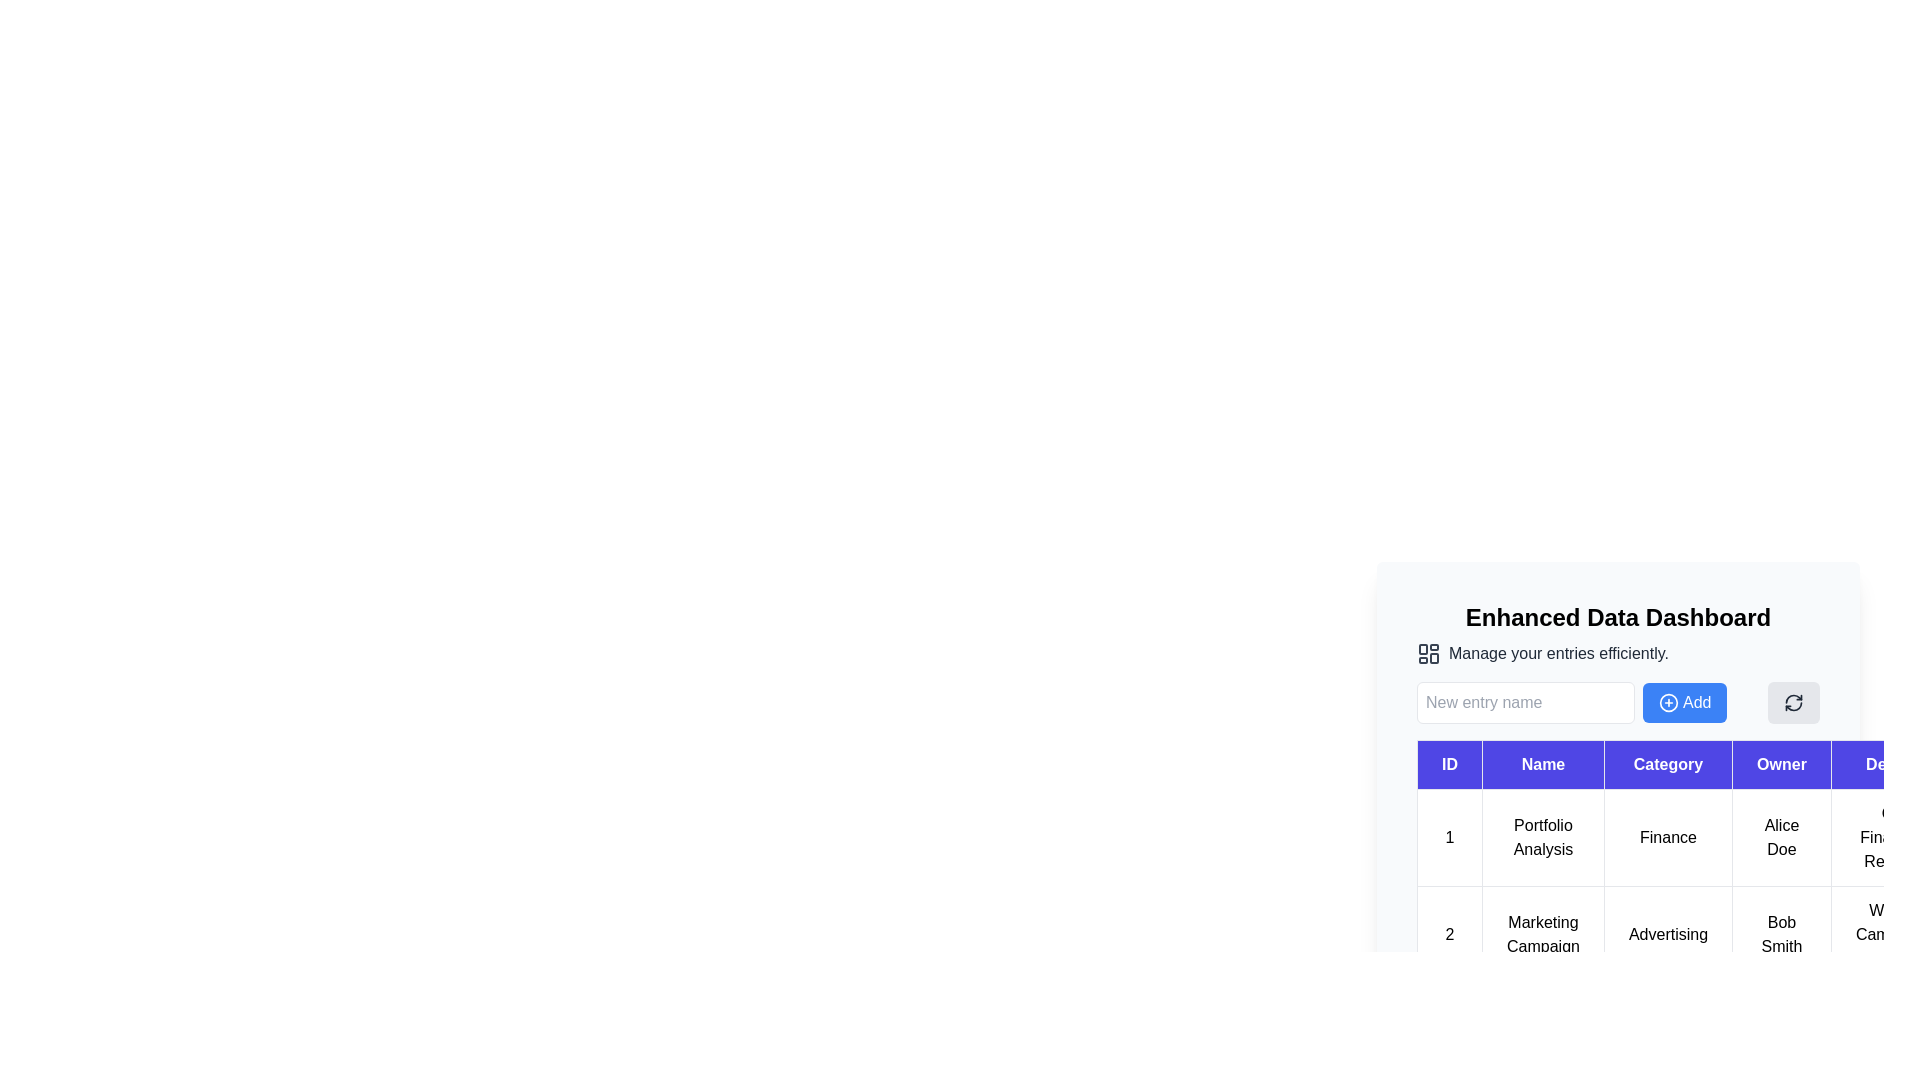 The width and height of the screenshot is (1920, 1080). Describe the element at coordinates (1449, 934) in the screenshot. I see `the Table Cell in the first column of the data table, located in the second row, to associate the ID with the row content` at that location.